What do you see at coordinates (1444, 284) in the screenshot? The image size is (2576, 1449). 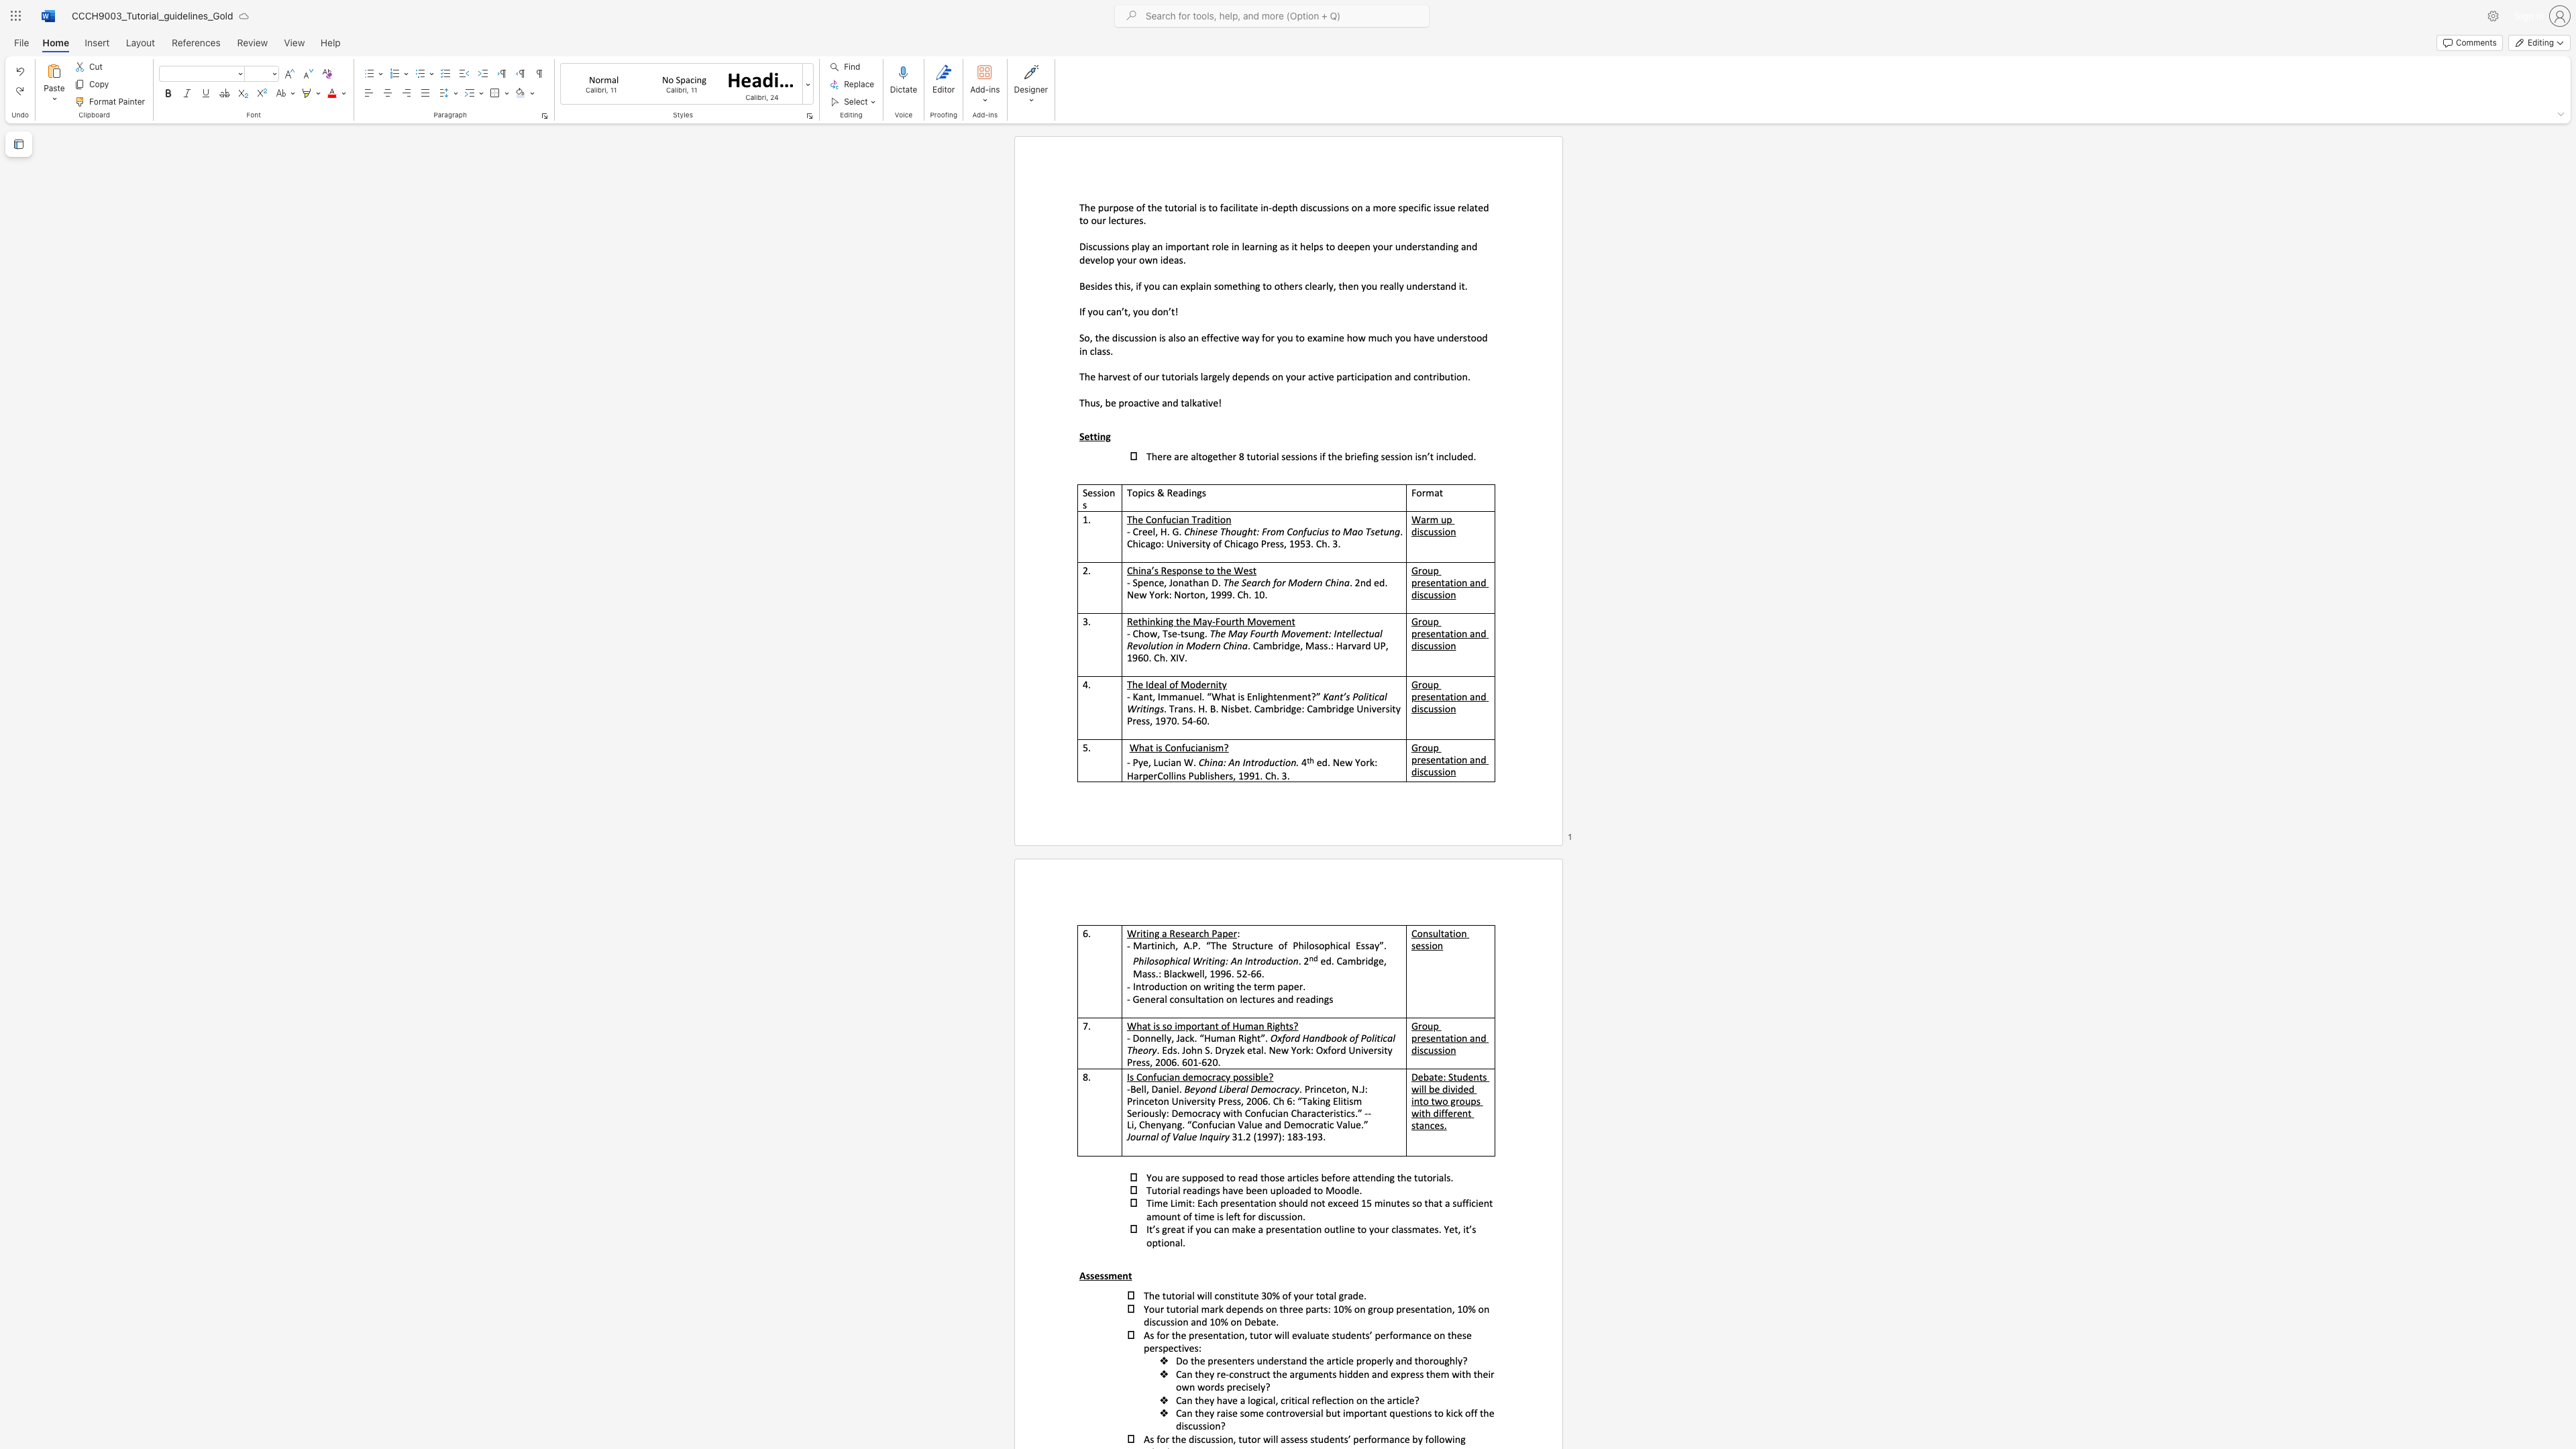 I see `the subset text "nd it." within the text "Besides this, if you can explain something to others clearly, then you really understand it."` at bounding box center [1444, 284].